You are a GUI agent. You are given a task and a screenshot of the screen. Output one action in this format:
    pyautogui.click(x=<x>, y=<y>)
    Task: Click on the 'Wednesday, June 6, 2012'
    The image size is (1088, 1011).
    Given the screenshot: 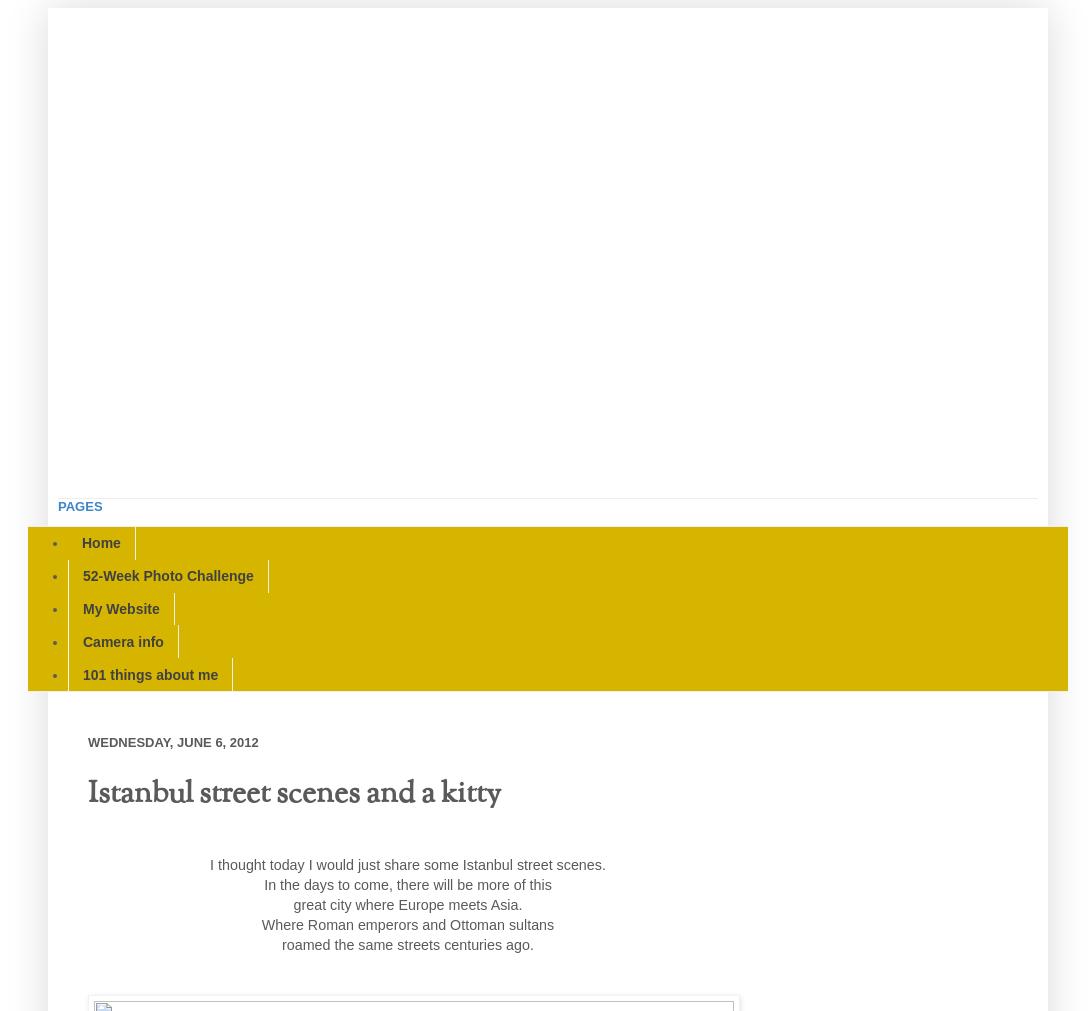 What is the action you would take?
    pyautogui.click(x=171, y=740)
    